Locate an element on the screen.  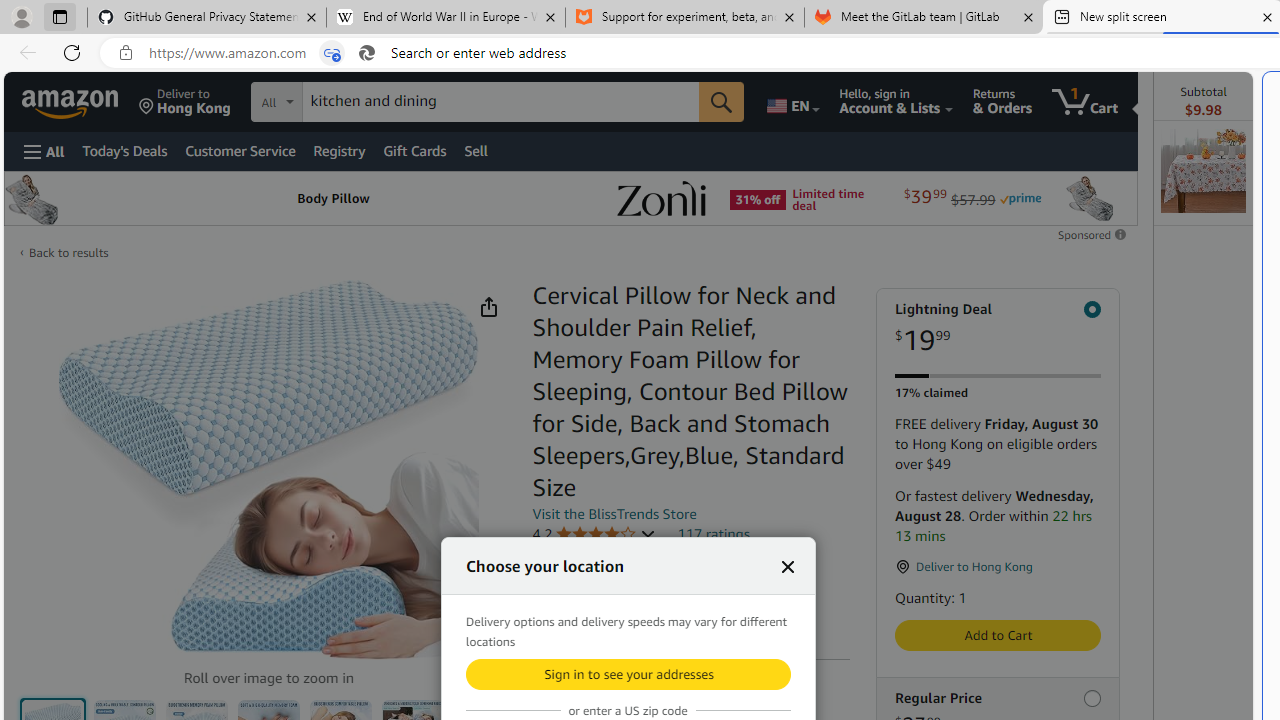
'Choose a language for shopping.' is located at coordinates (791, 101).